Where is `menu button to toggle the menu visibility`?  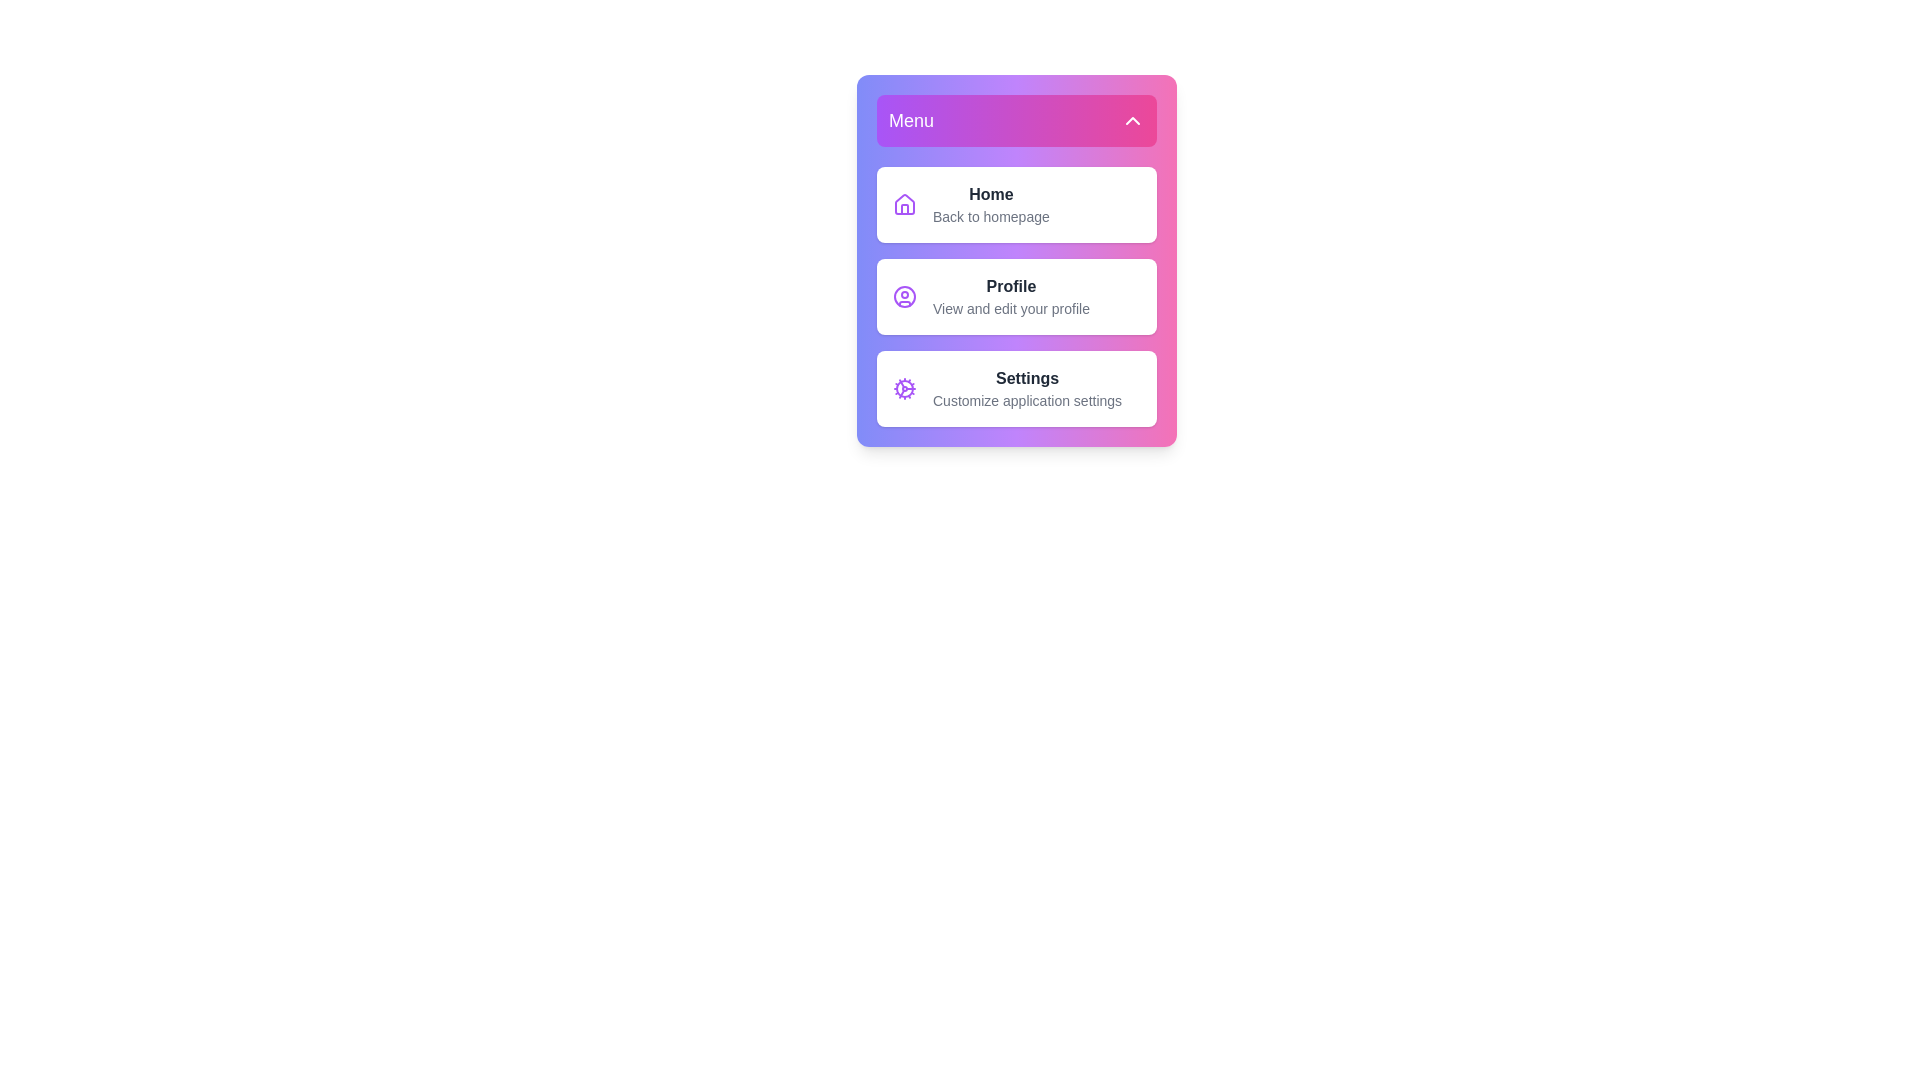
menu button to toggle the menu visibility is located at coordinates (1017, 120).